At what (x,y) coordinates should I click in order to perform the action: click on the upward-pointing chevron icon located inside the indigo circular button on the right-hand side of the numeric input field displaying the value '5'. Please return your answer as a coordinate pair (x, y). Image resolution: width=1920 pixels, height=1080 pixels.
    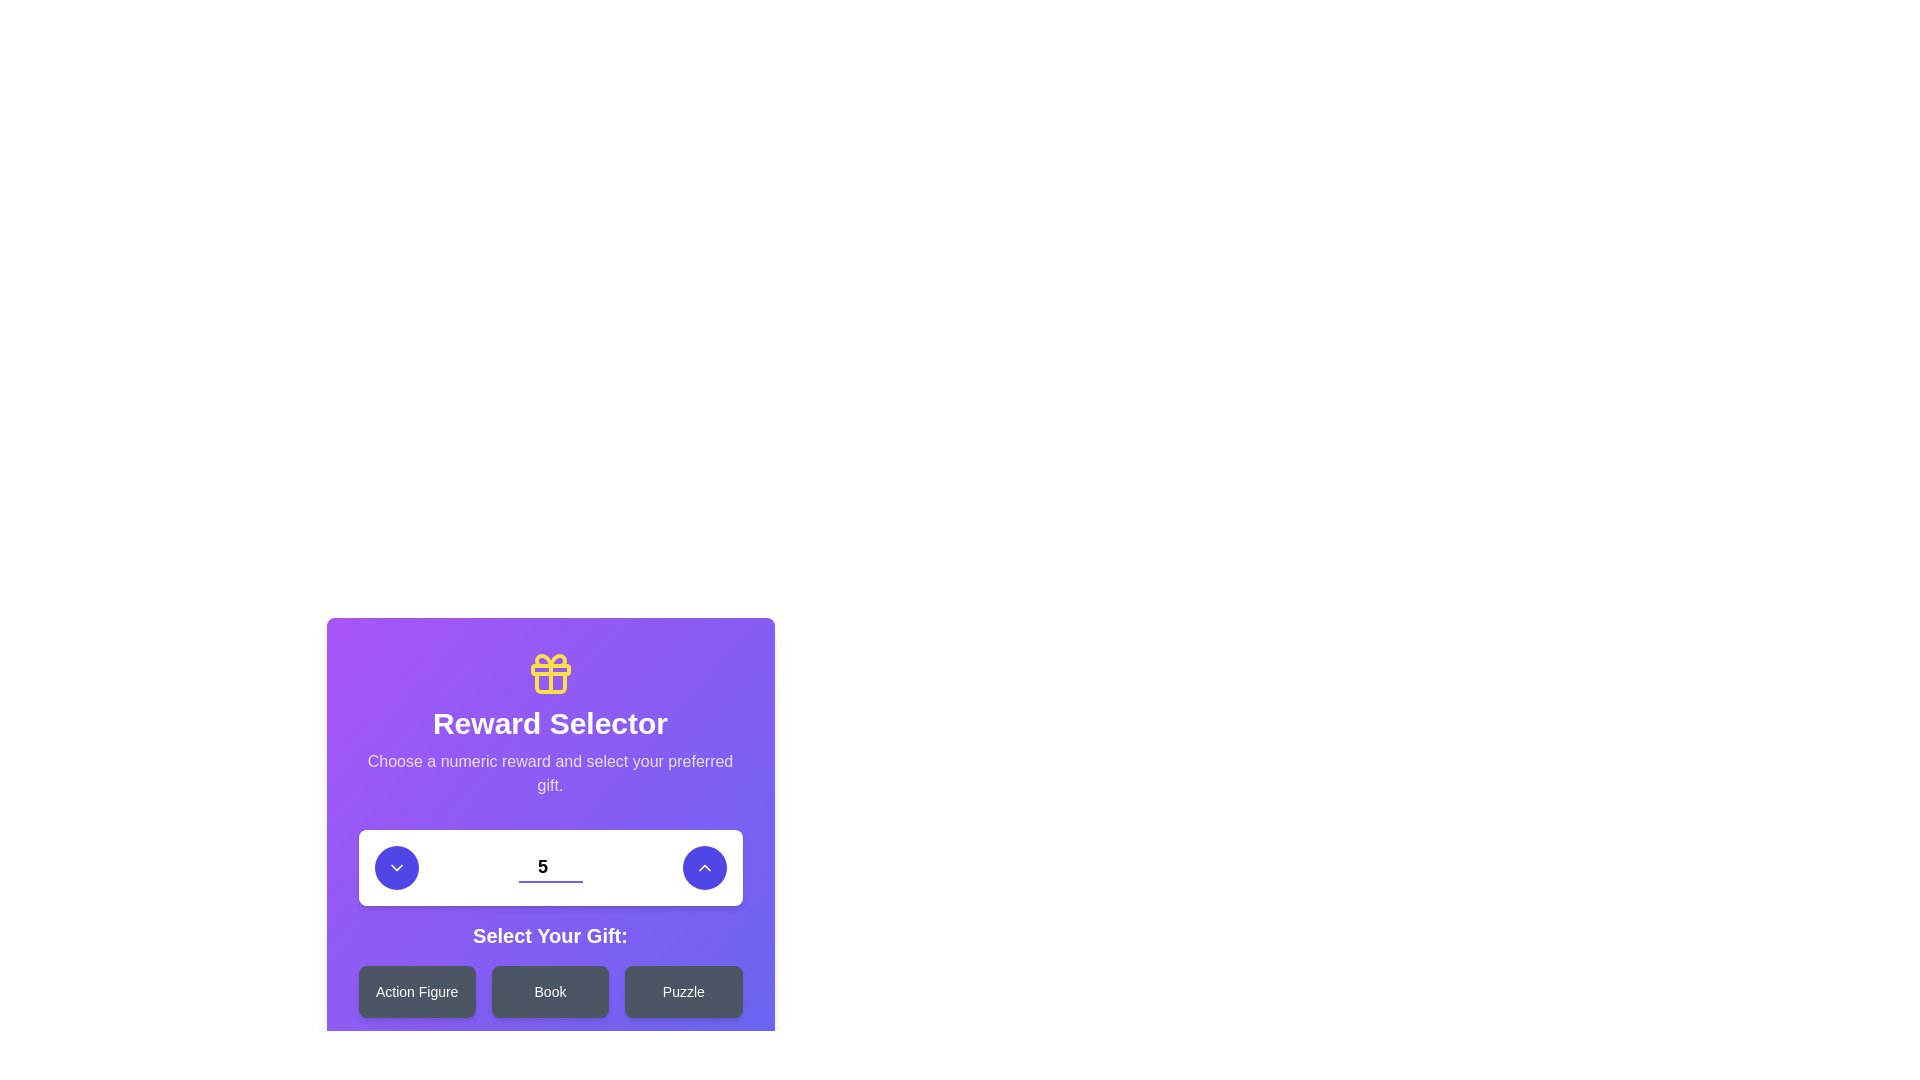
    Looking at the image, I should click on (704, 866).